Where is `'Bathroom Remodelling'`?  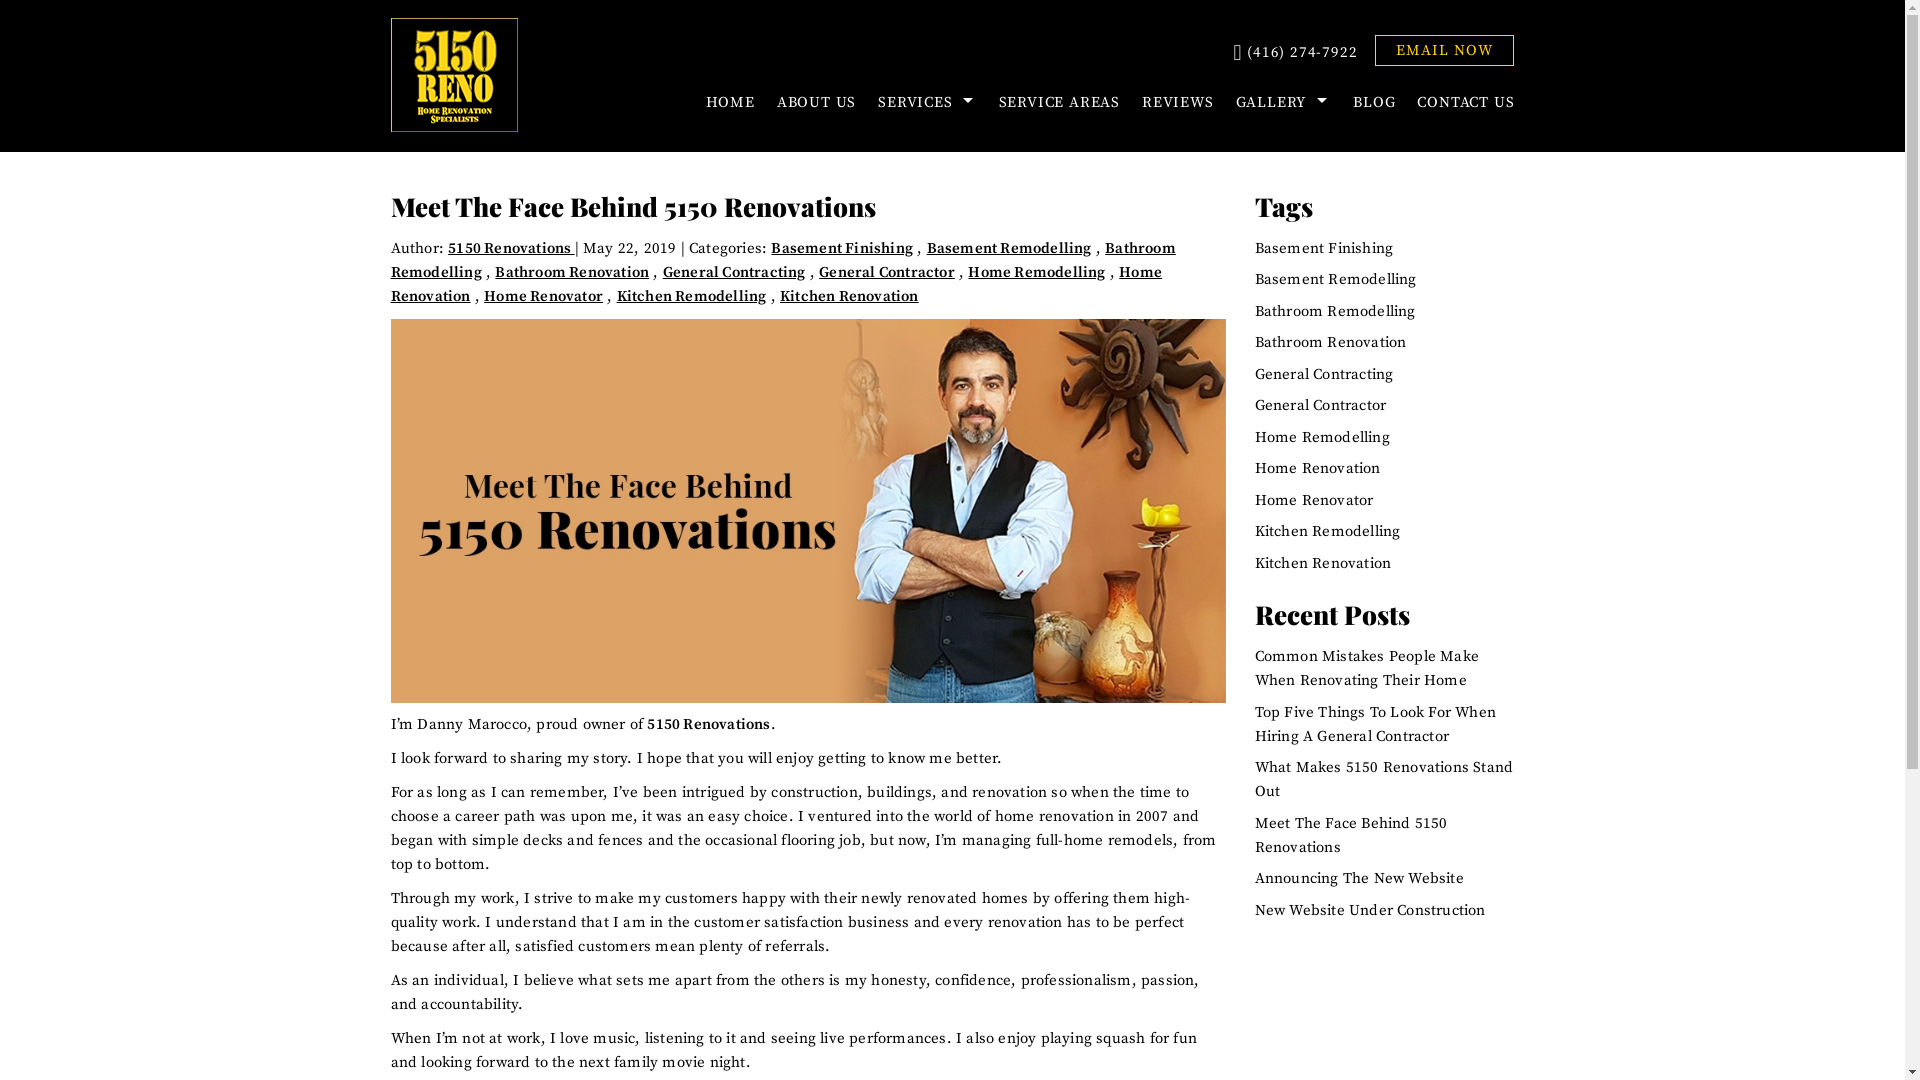 'Bathroom Remodelling' is located at coordinates (1335, 311).